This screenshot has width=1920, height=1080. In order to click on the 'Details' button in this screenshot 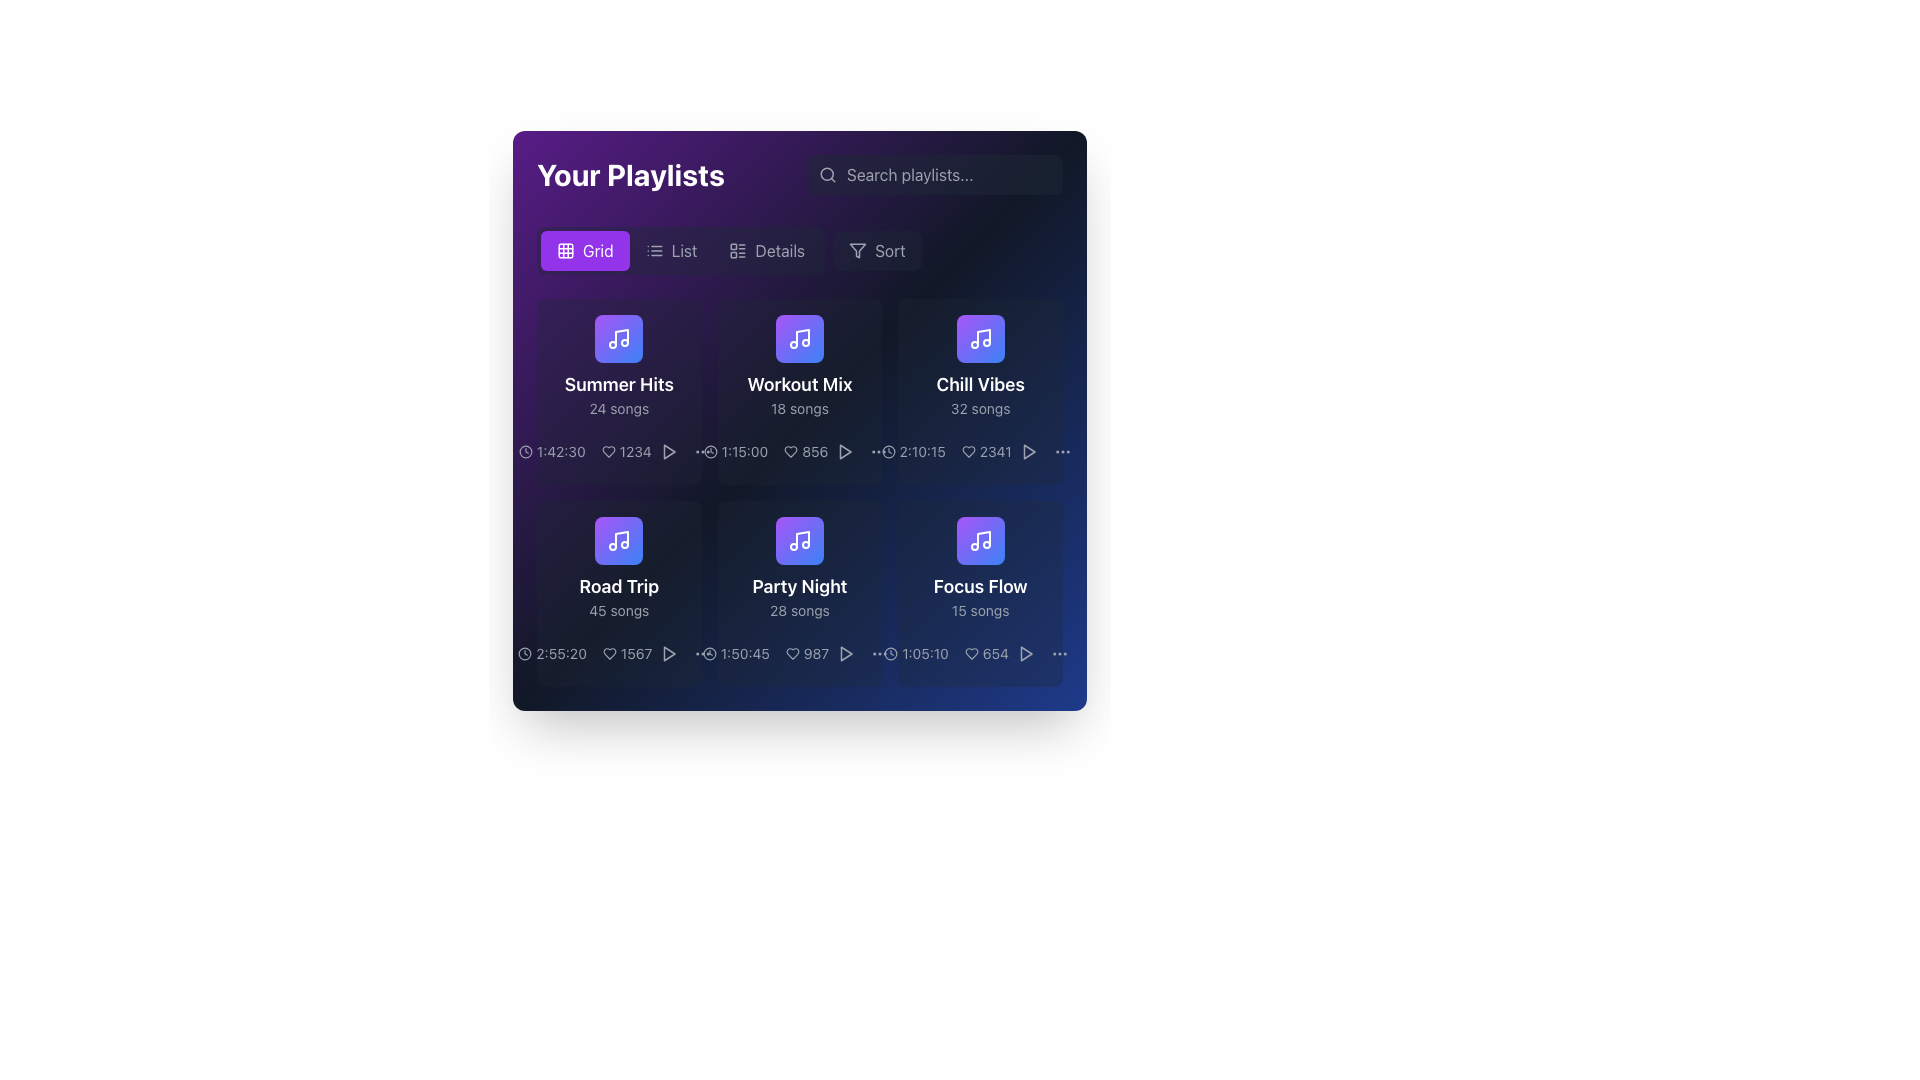, I will do `click(766, 249)`.